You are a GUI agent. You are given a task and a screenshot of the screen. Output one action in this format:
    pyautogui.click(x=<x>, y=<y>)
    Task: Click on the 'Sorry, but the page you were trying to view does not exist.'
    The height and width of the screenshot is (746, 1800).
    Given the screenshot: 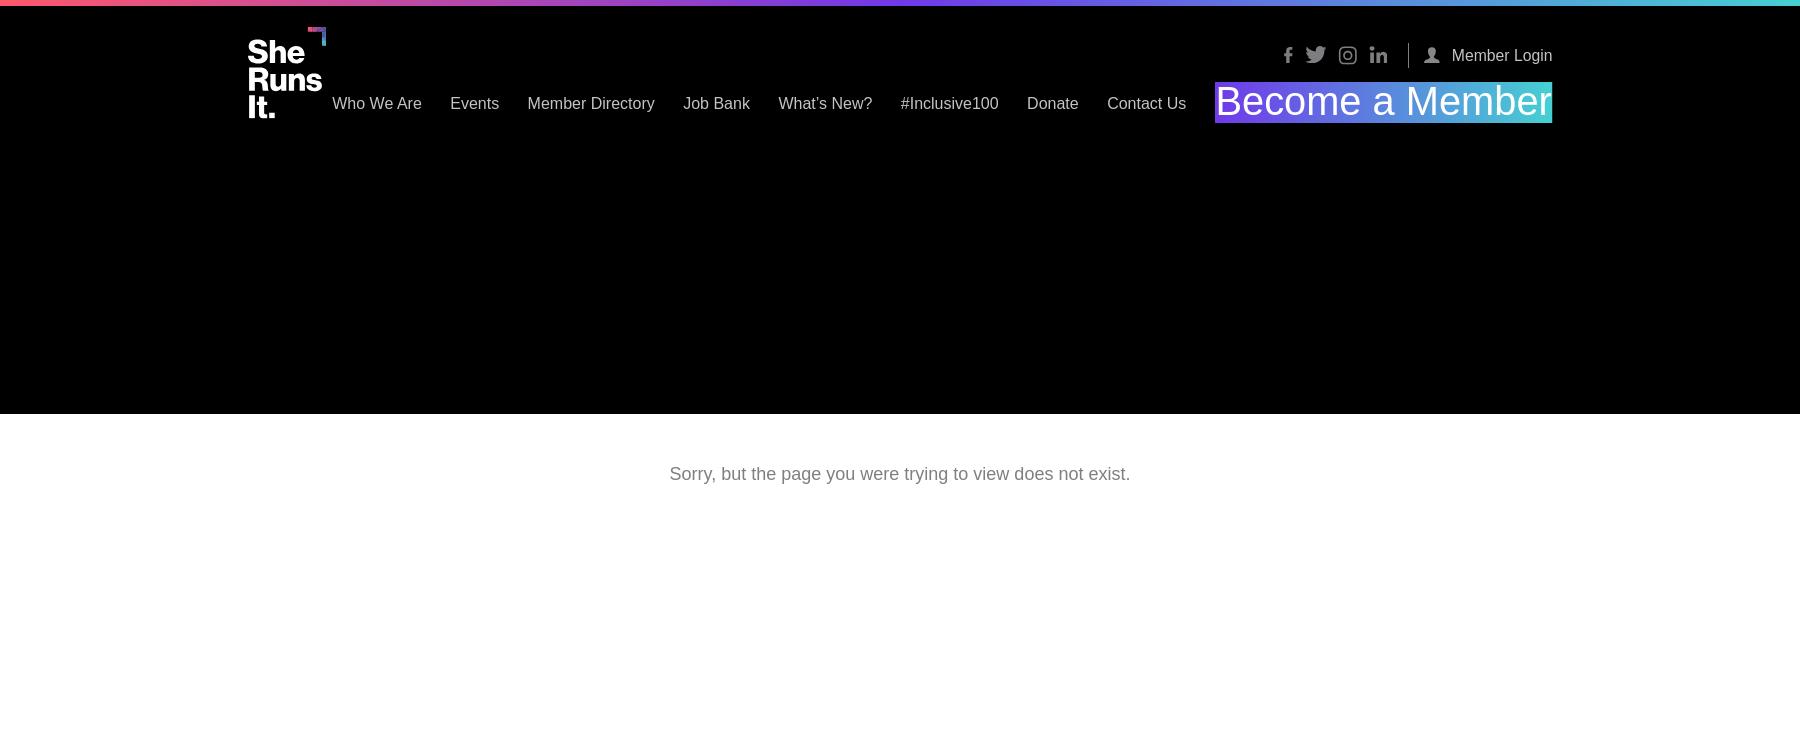 What is the action you would take?
    pyautogui.click(x=669, y=474)
    